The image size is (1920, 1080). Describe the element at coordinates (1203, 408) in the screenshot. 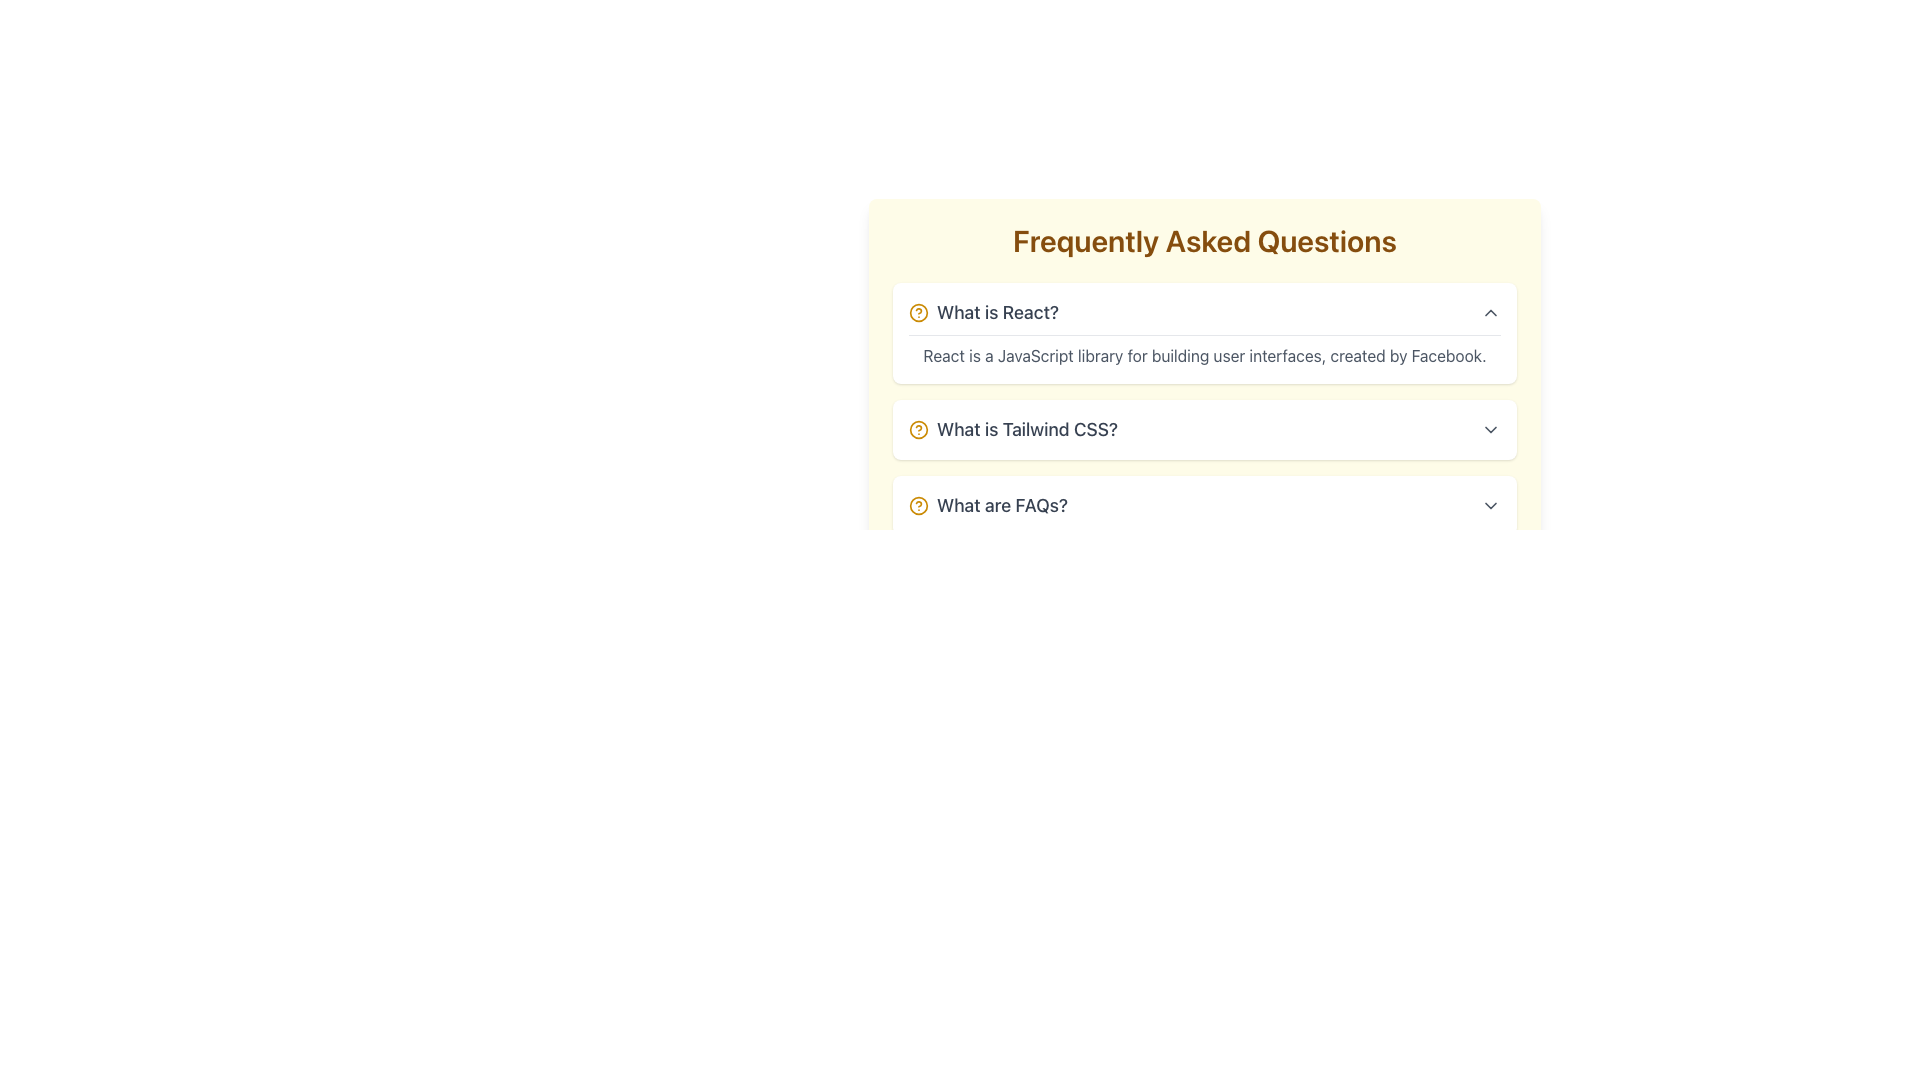

I see `the second section of the Accordion item that allows users to view and hide the answer to 'What is Tailwind CSS?' for accessibility navigation` at that location.